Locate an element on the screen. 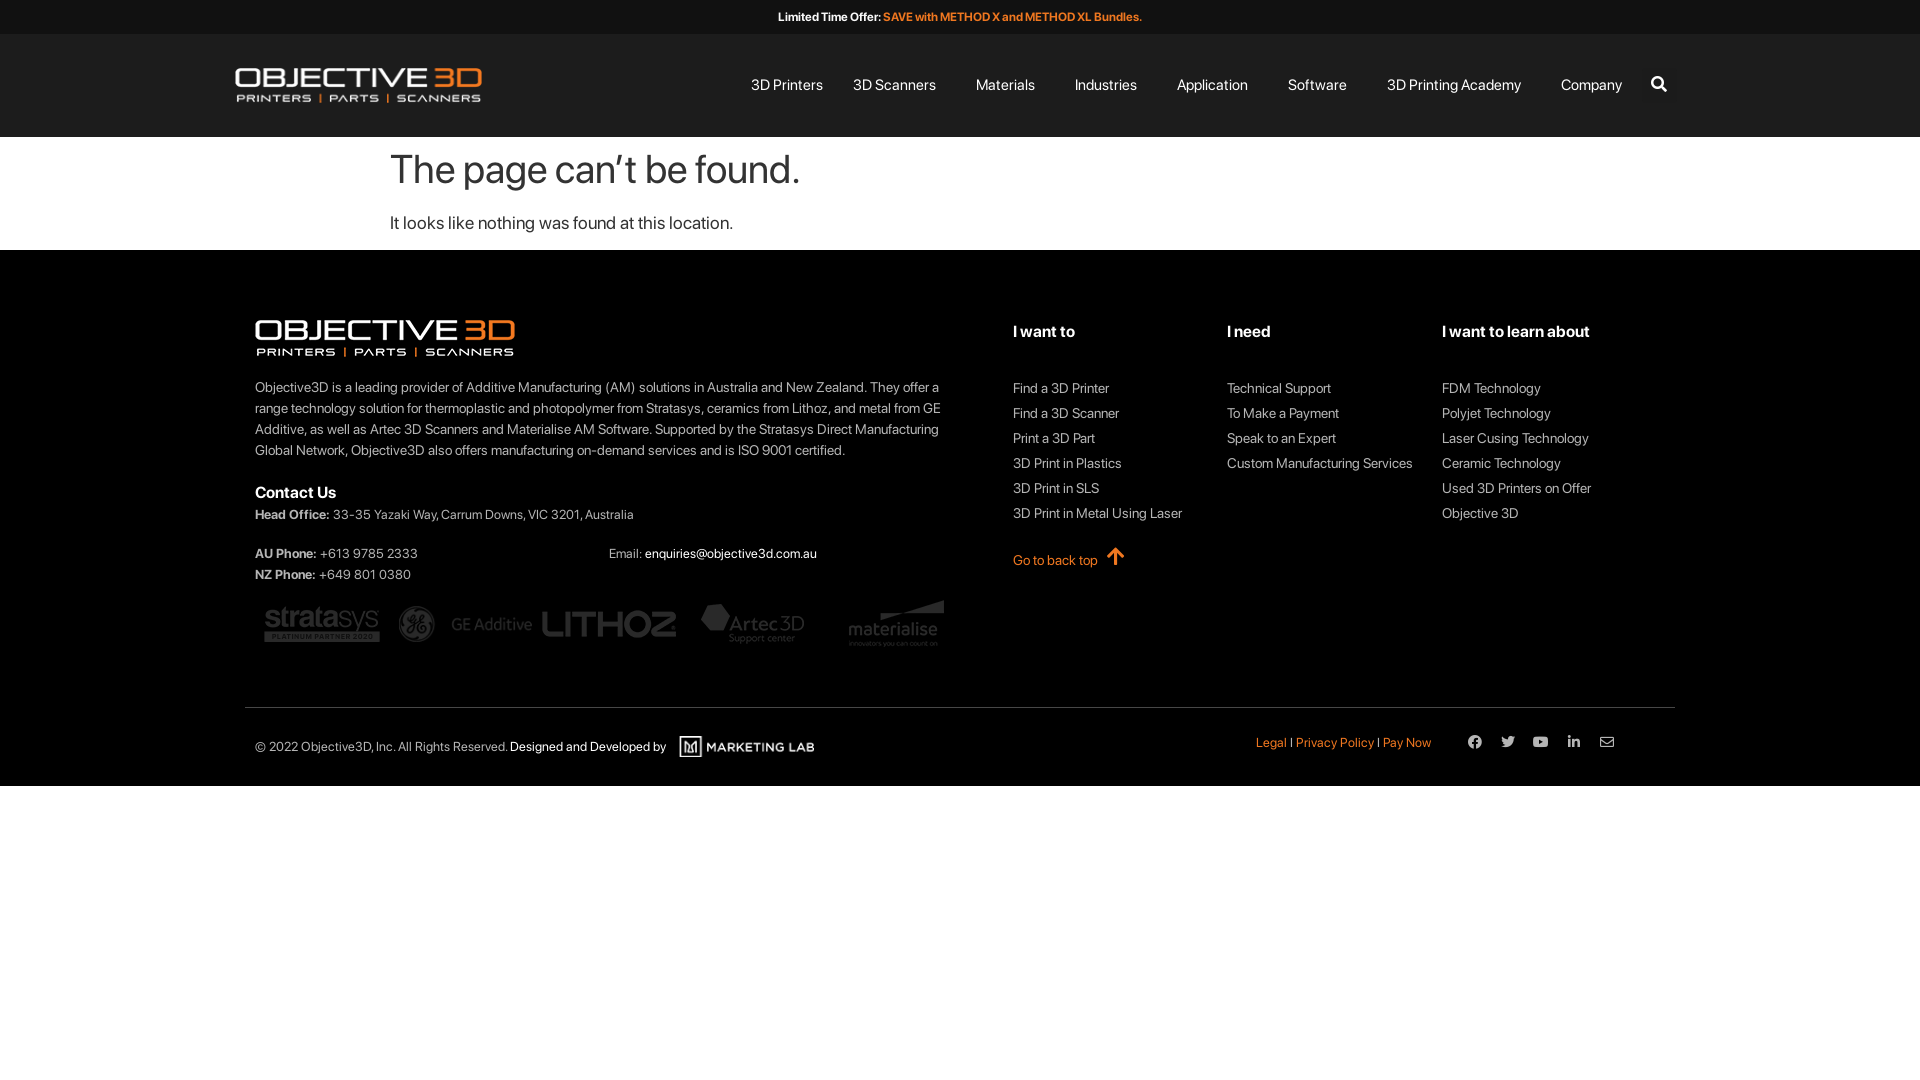 The image size is (1920, 1080). 'Technical Support' is located at coordinates (1324, 388).